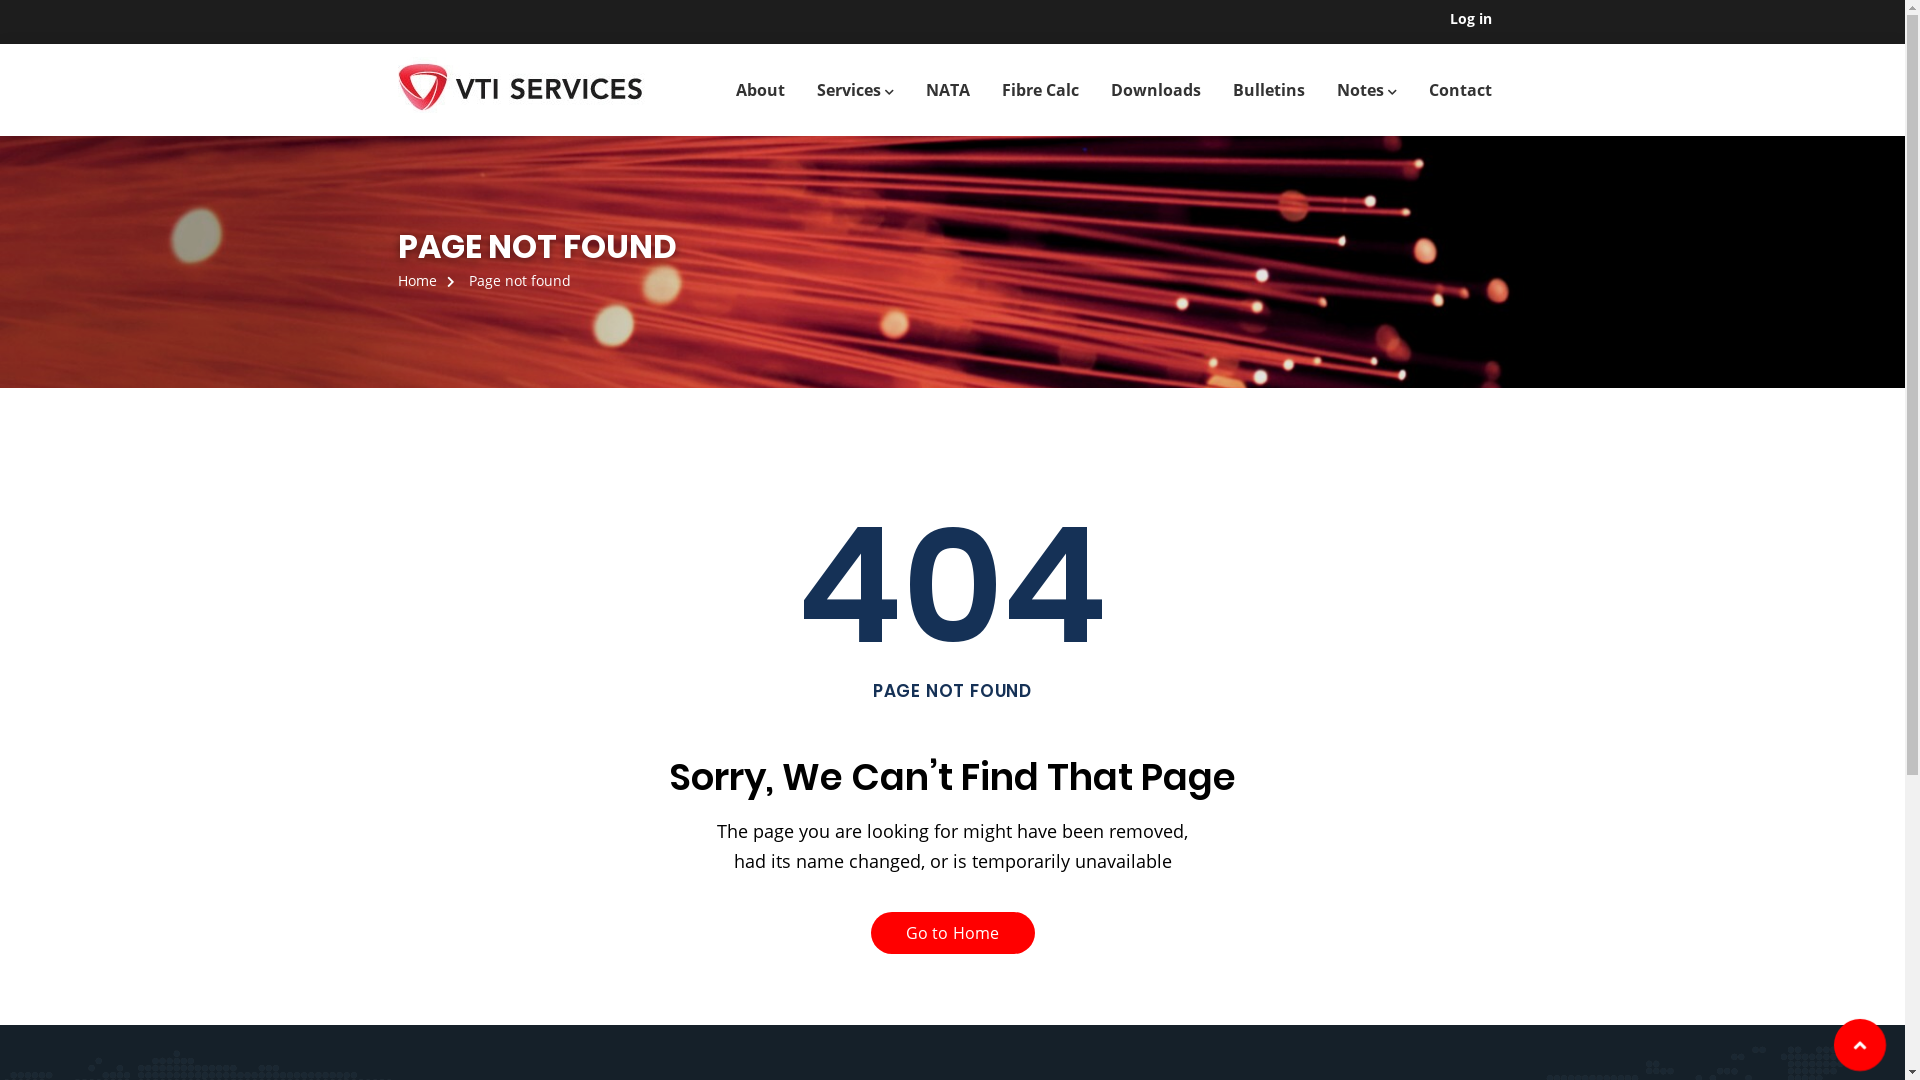 The height and width of the screenshot is (1080, 1920). I want to click on 'About', so click(759, 88).